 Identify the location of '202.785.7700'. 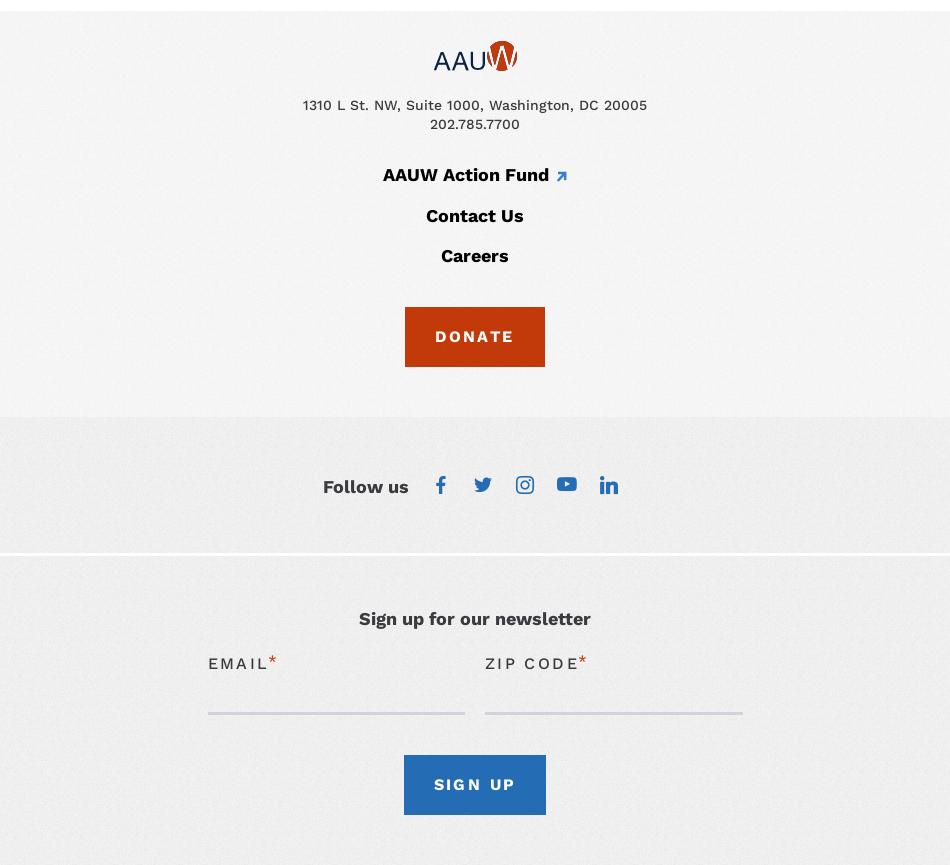
(475, 124).